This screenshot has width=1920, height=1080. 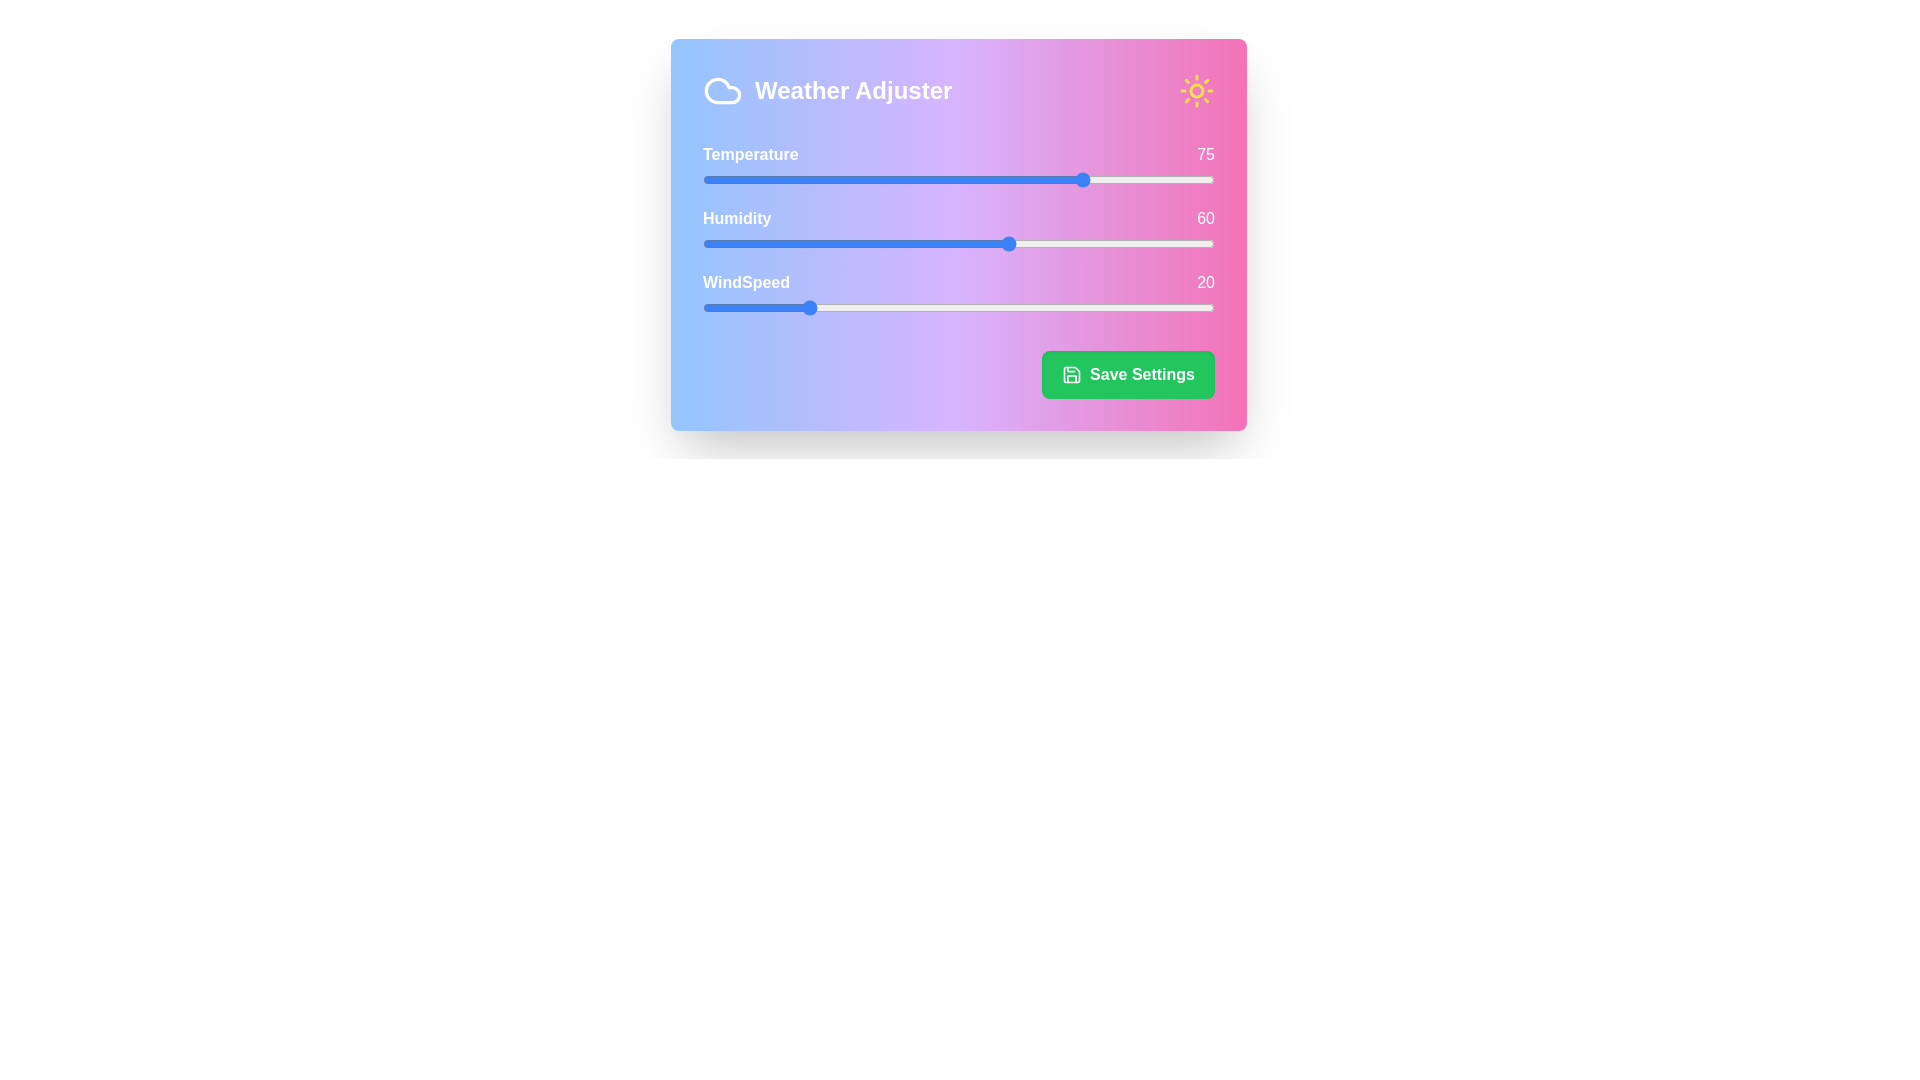 I want to click on the temperature slider, so click(x=1070, y=180).